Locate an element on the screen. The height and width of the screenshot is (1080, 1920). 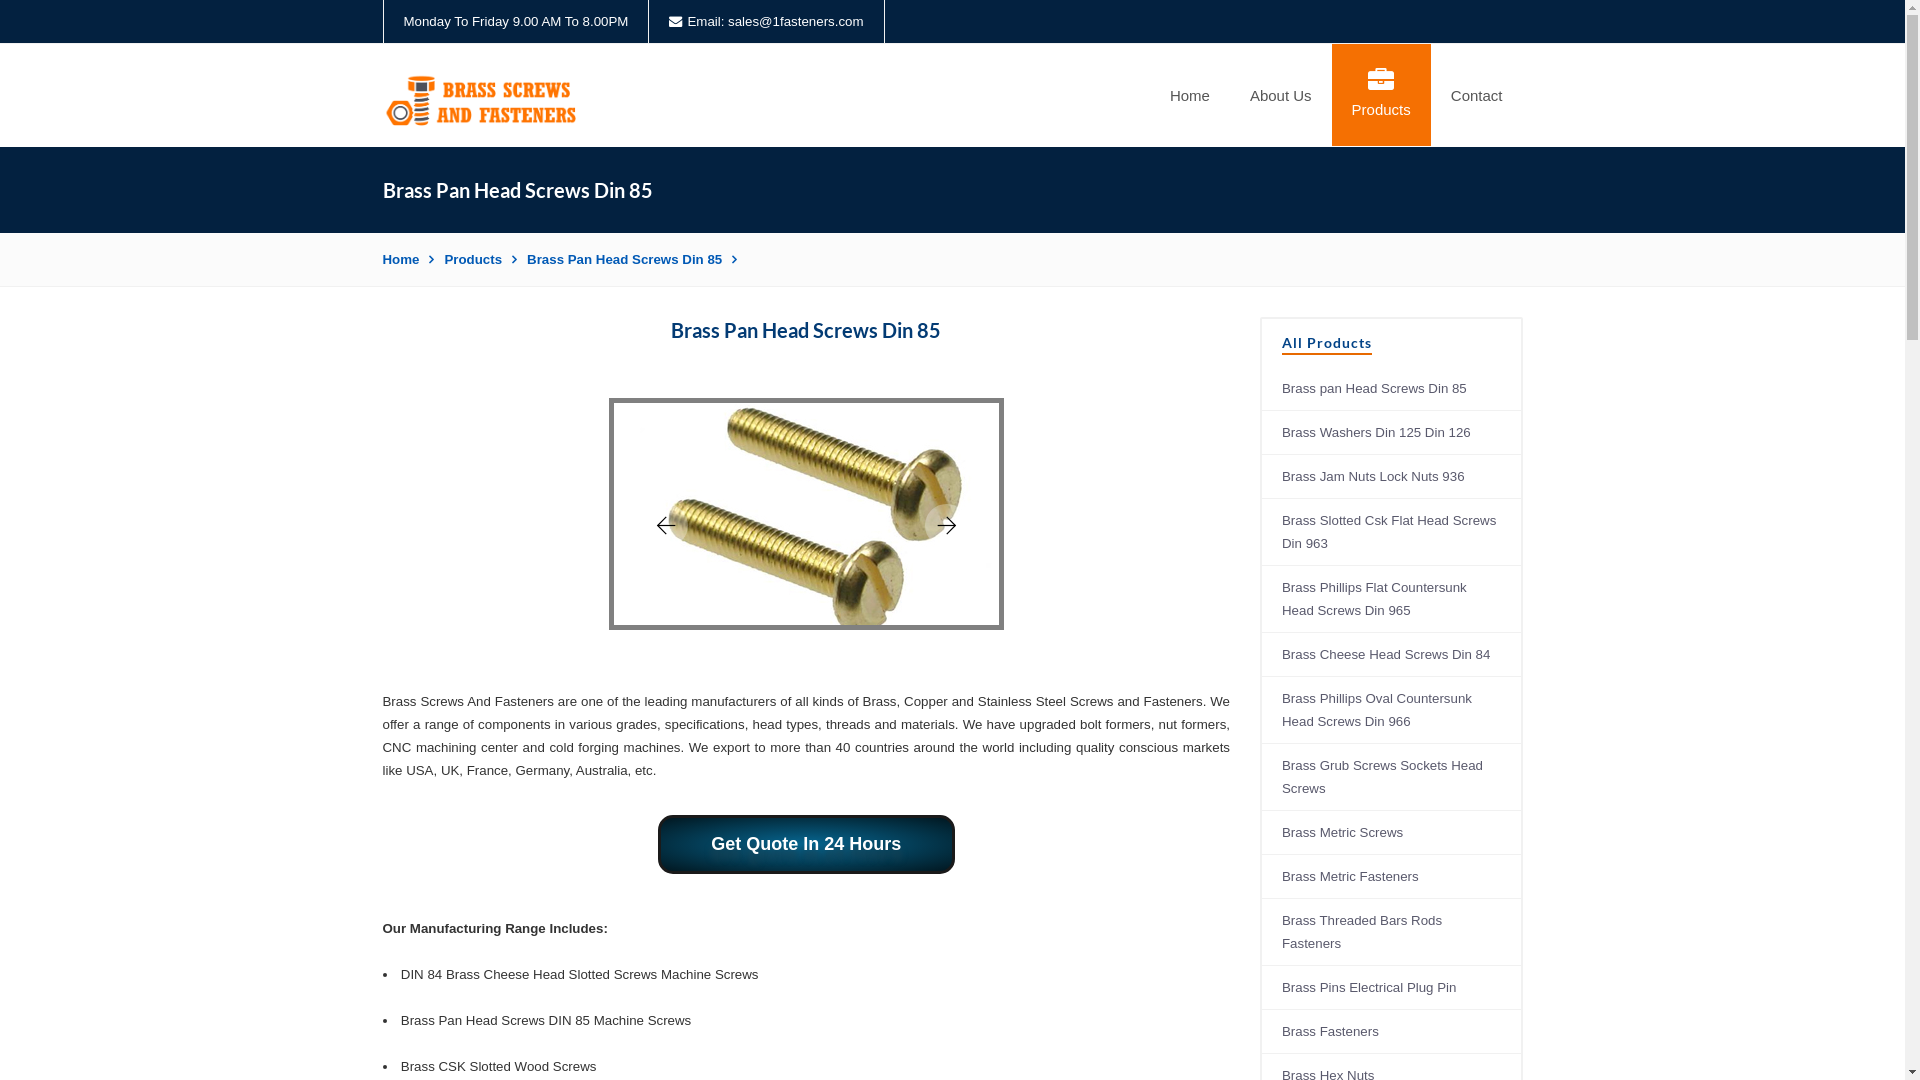
'Brass Washers Din 125 Din 126' is located at coordinates (1390, 431).